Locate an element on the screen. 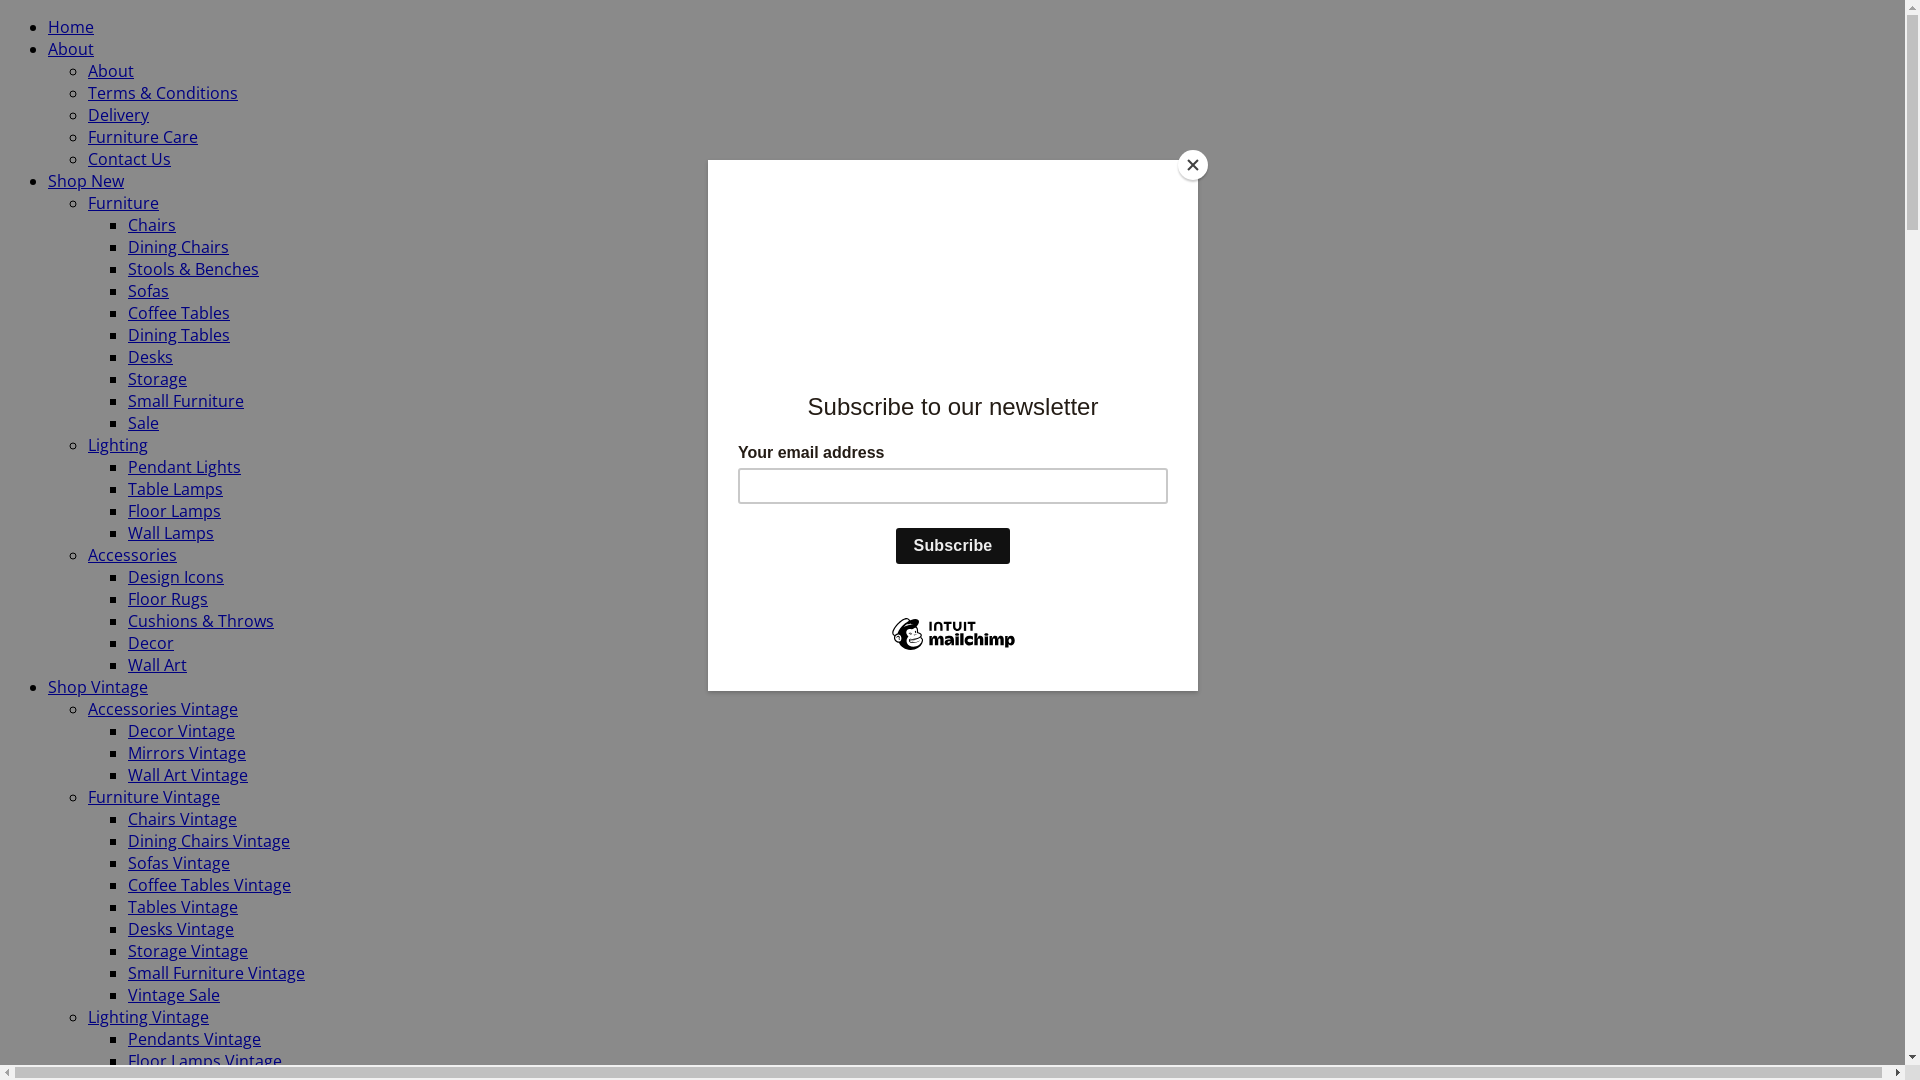 This screenshot has height=1080, width=1920. 'Storage Vintage' is located at coordinates (187, 950).